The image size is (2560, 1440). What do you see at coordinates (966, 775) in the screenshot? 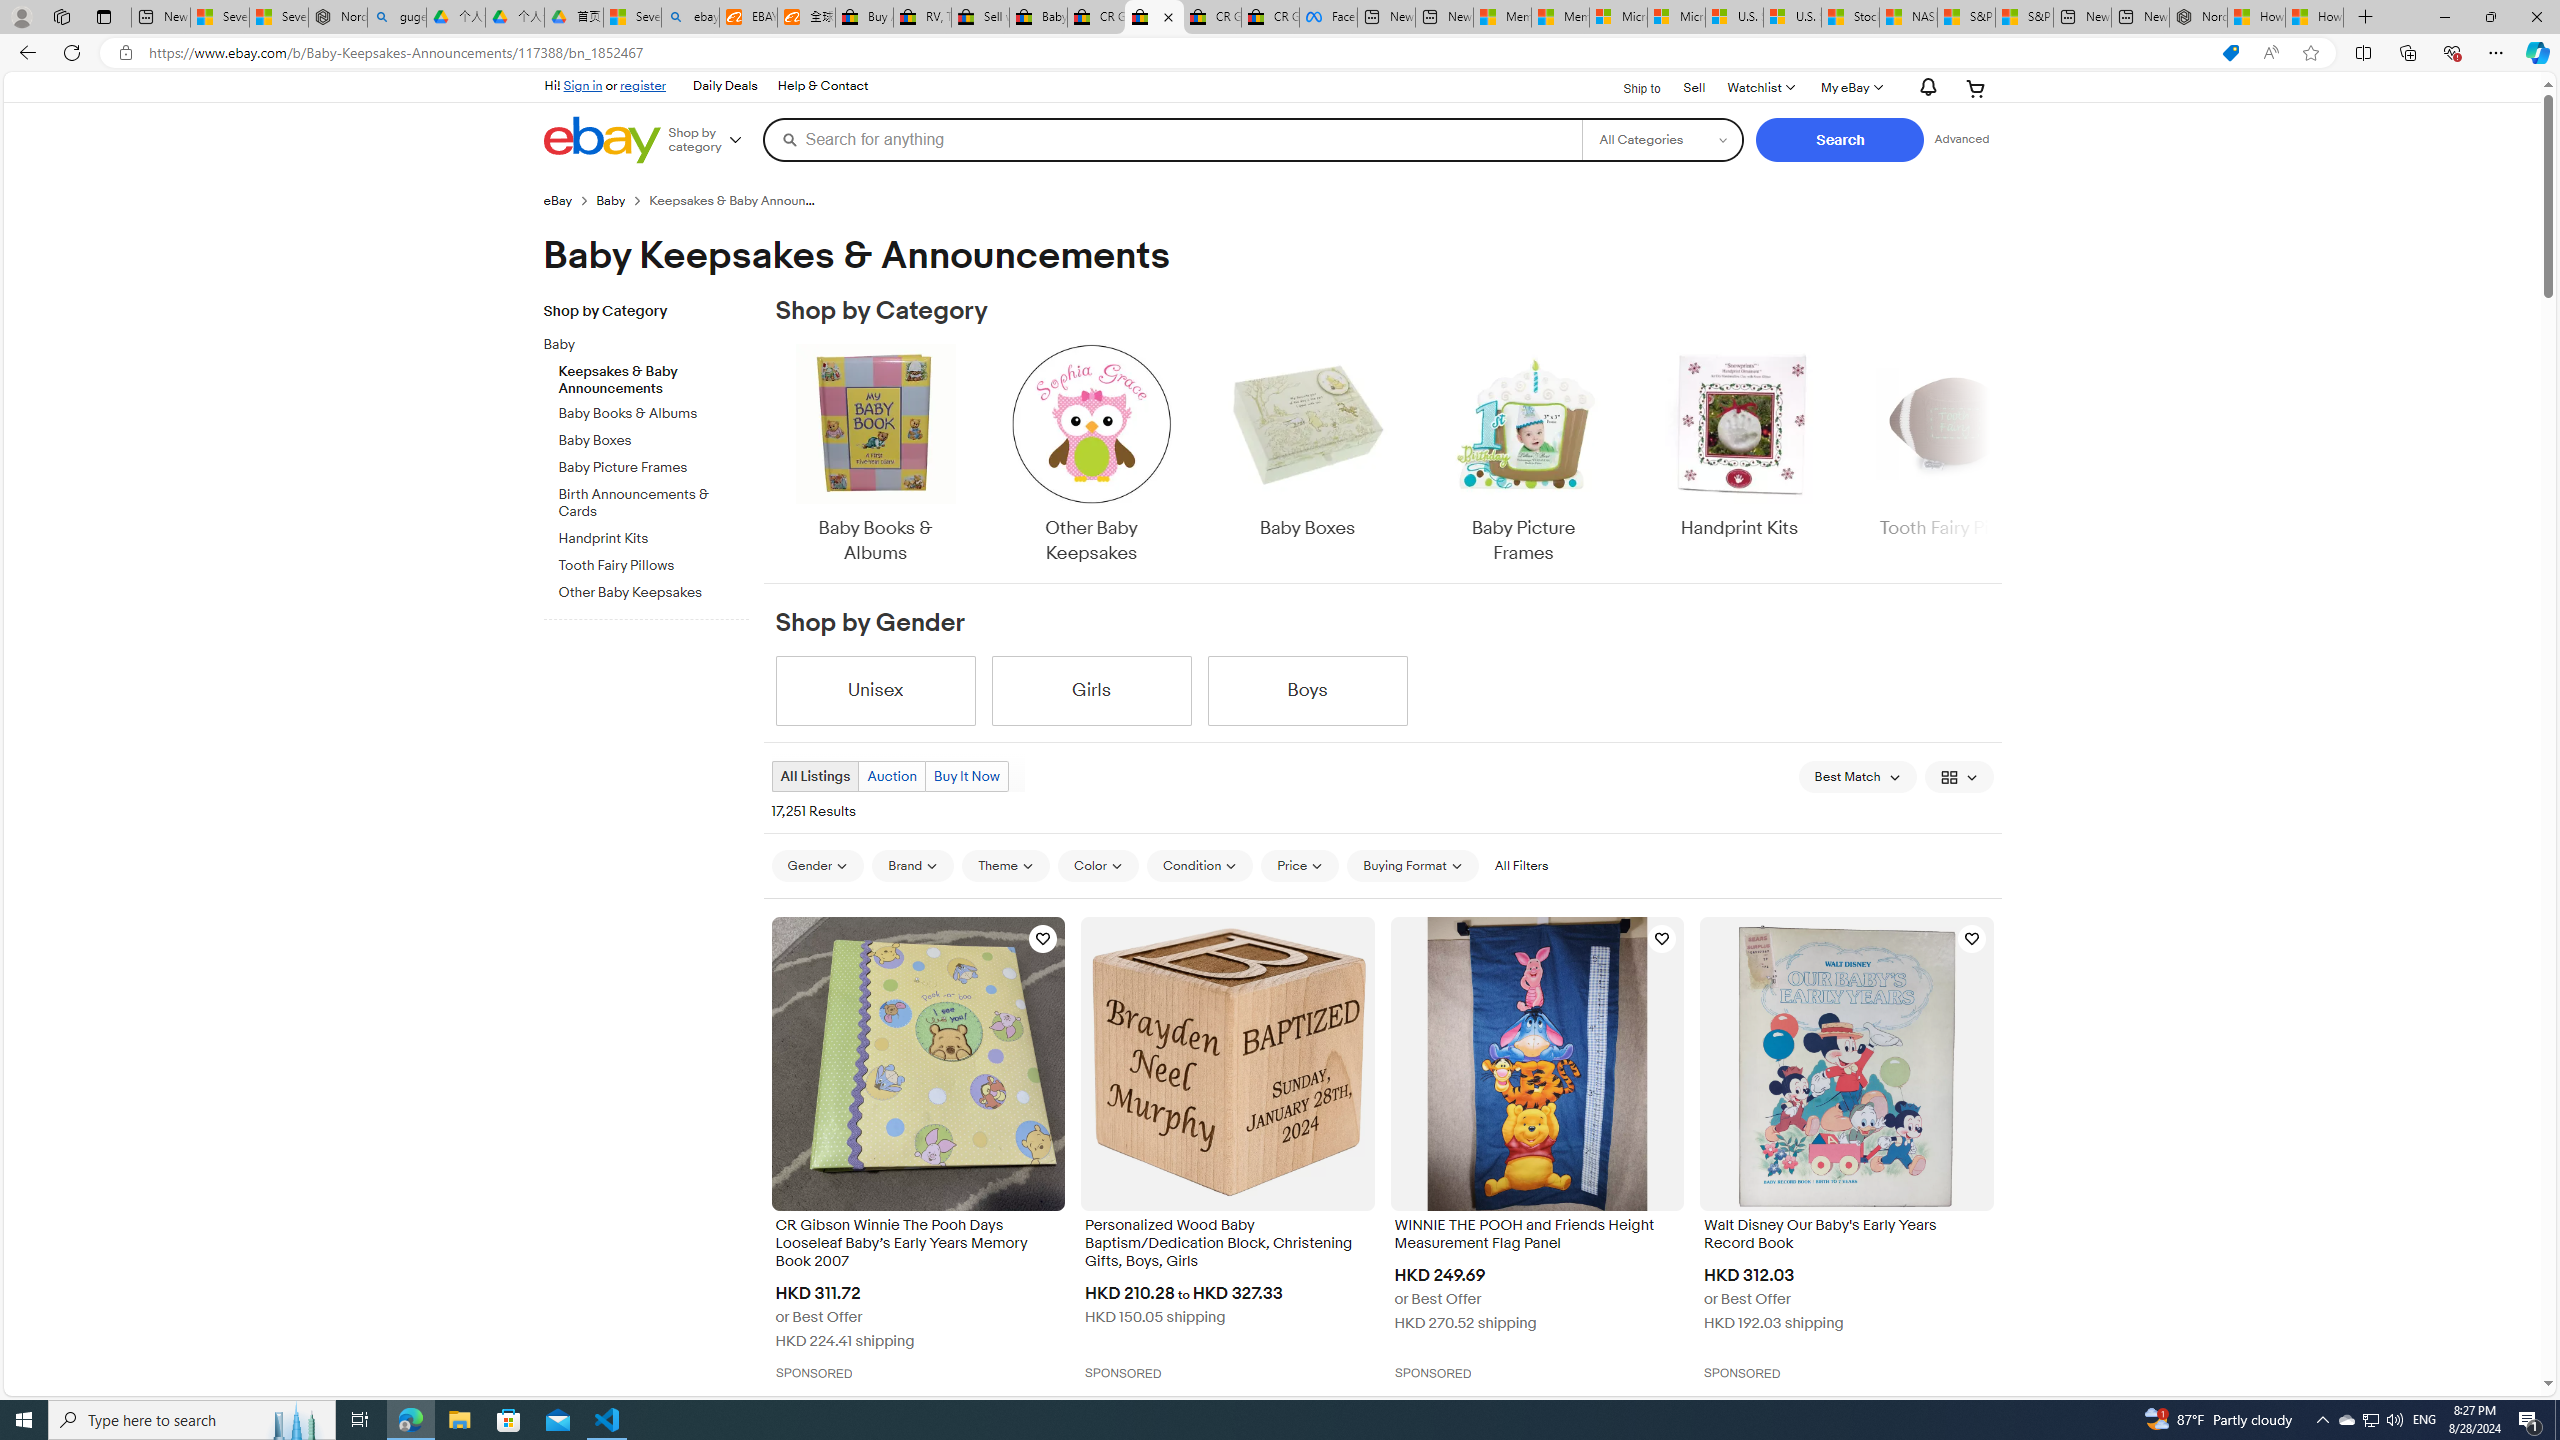
I see `'Buy It Now'` at bounding box center [966, 775].